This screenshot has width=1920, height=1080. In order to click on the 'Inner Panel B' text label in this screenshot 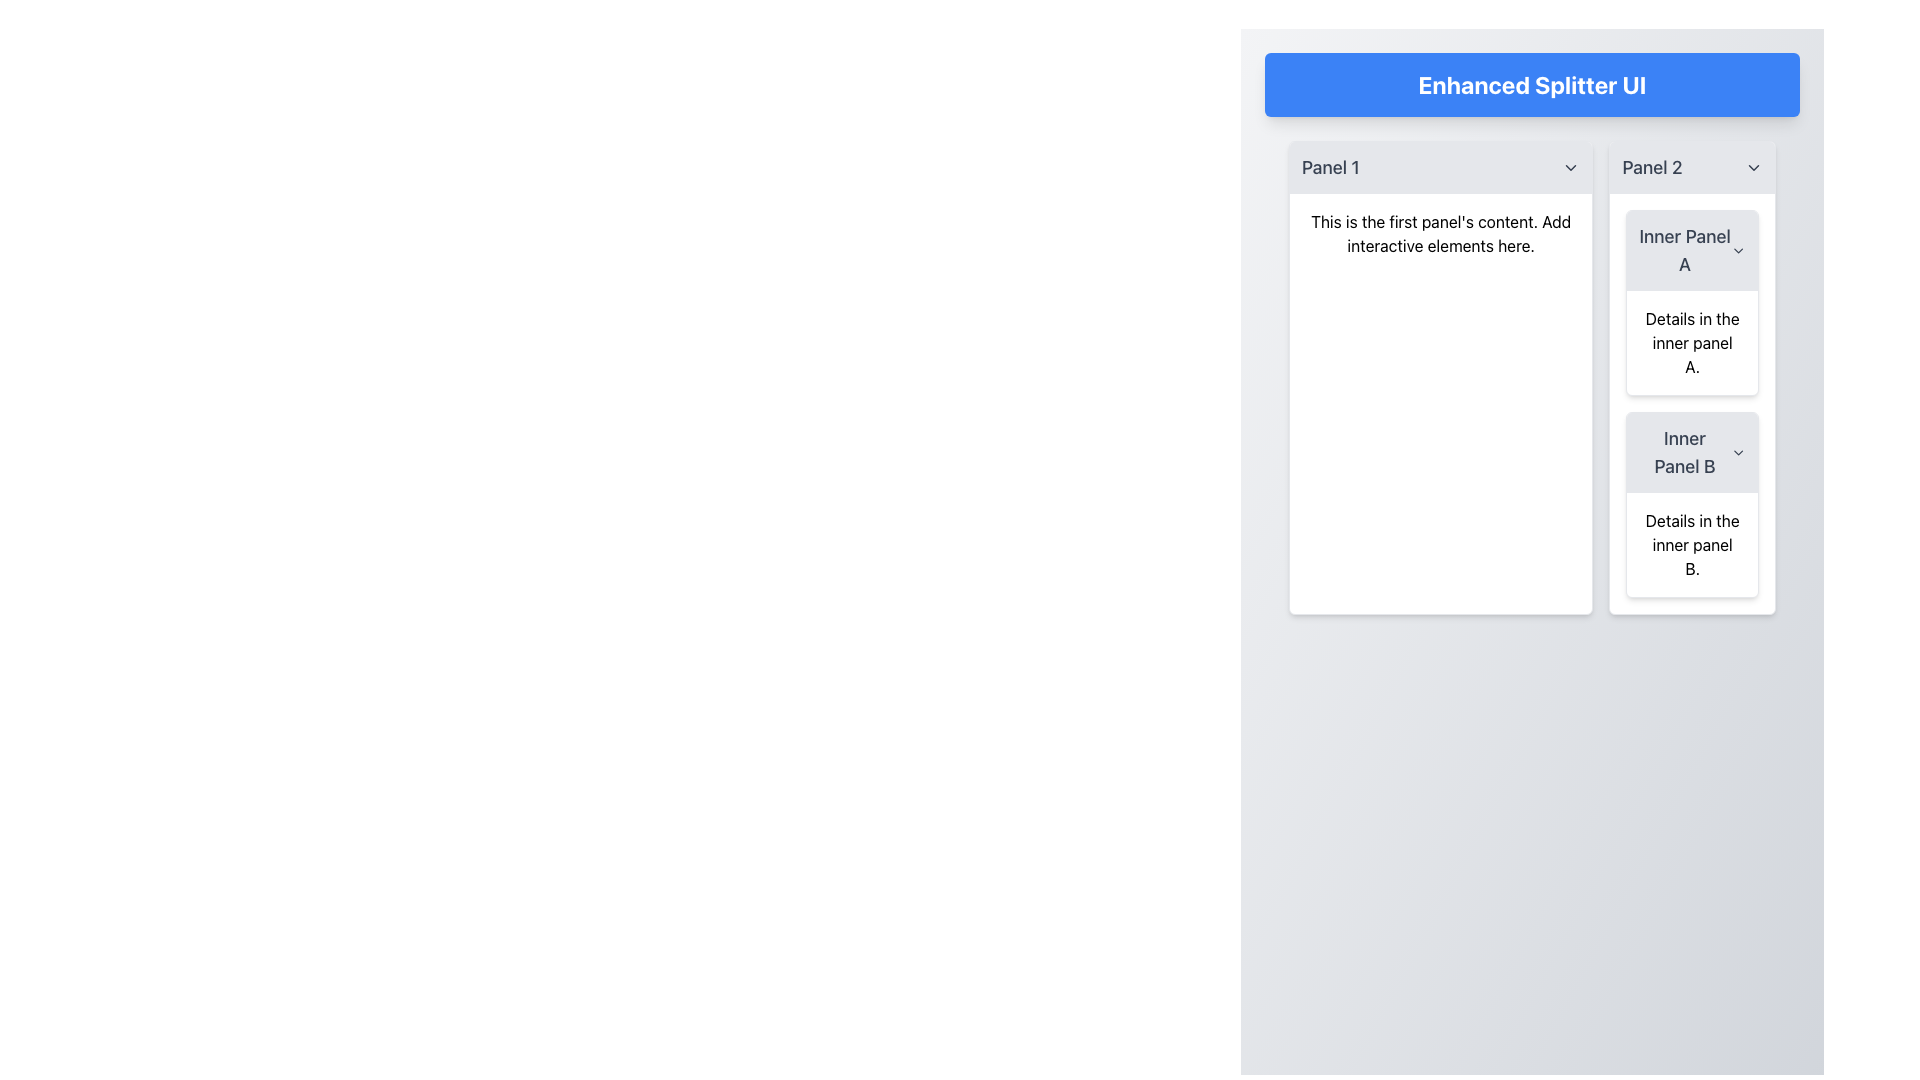, I will do `click(1683, 452)`.